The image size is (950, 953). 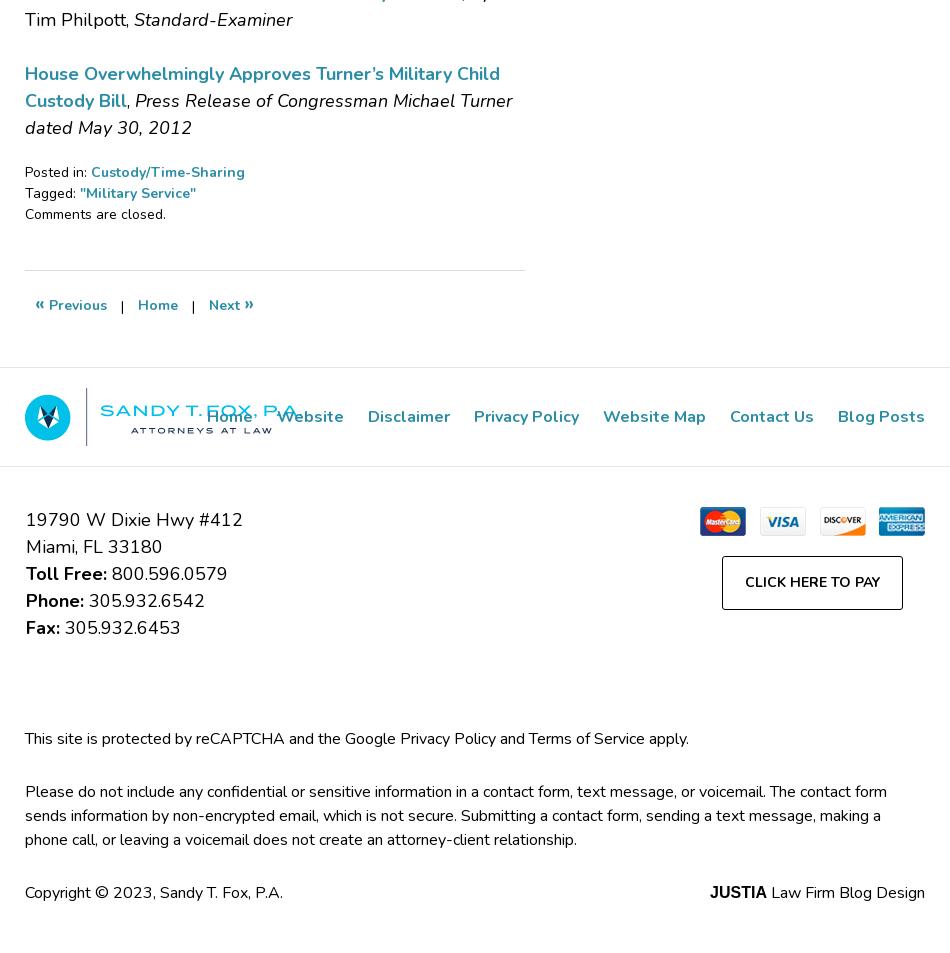 What do you see at coordinates (133, 892) in the screenshot?
I see `'2023'` at bounding box center [133, 892].